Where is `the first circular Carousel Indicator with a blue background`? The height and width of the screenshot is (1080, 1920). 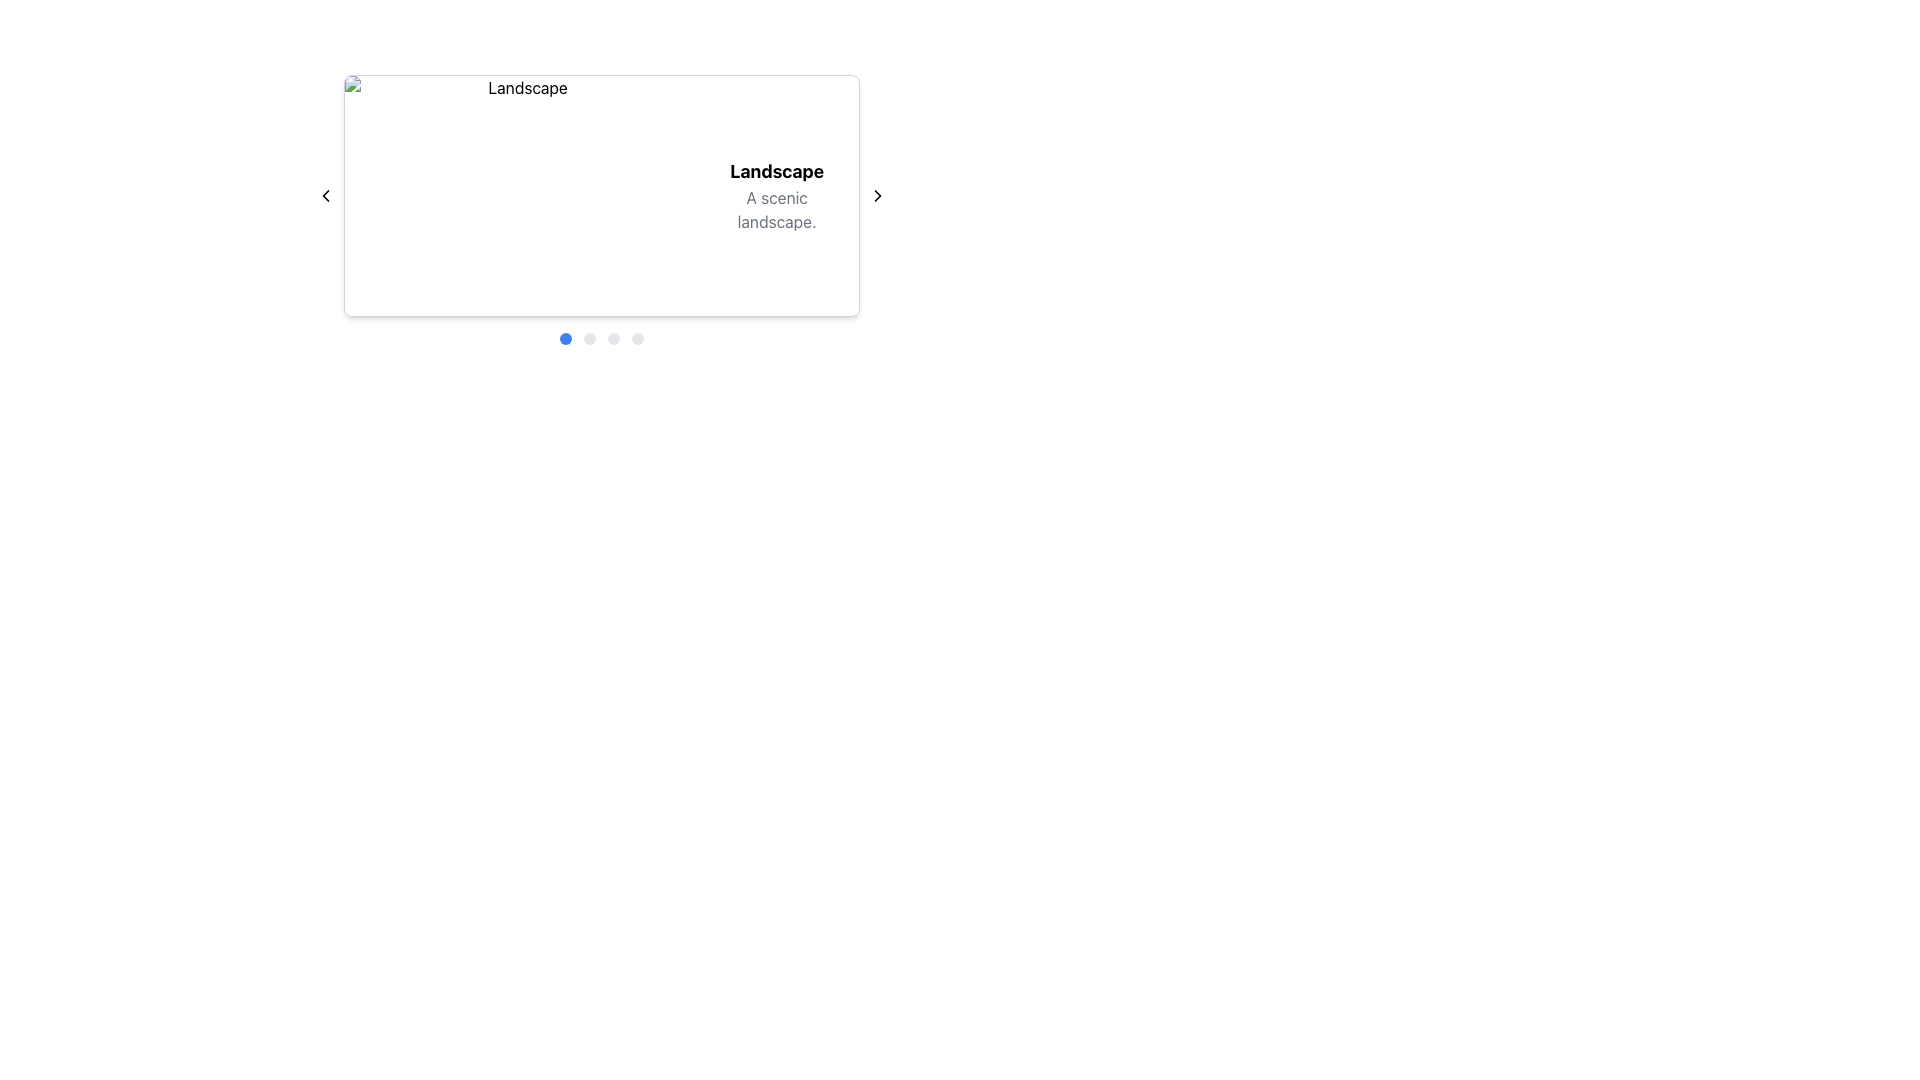 the first circular Carousel Indicator with a blue background is located at coordinates (565, 338).